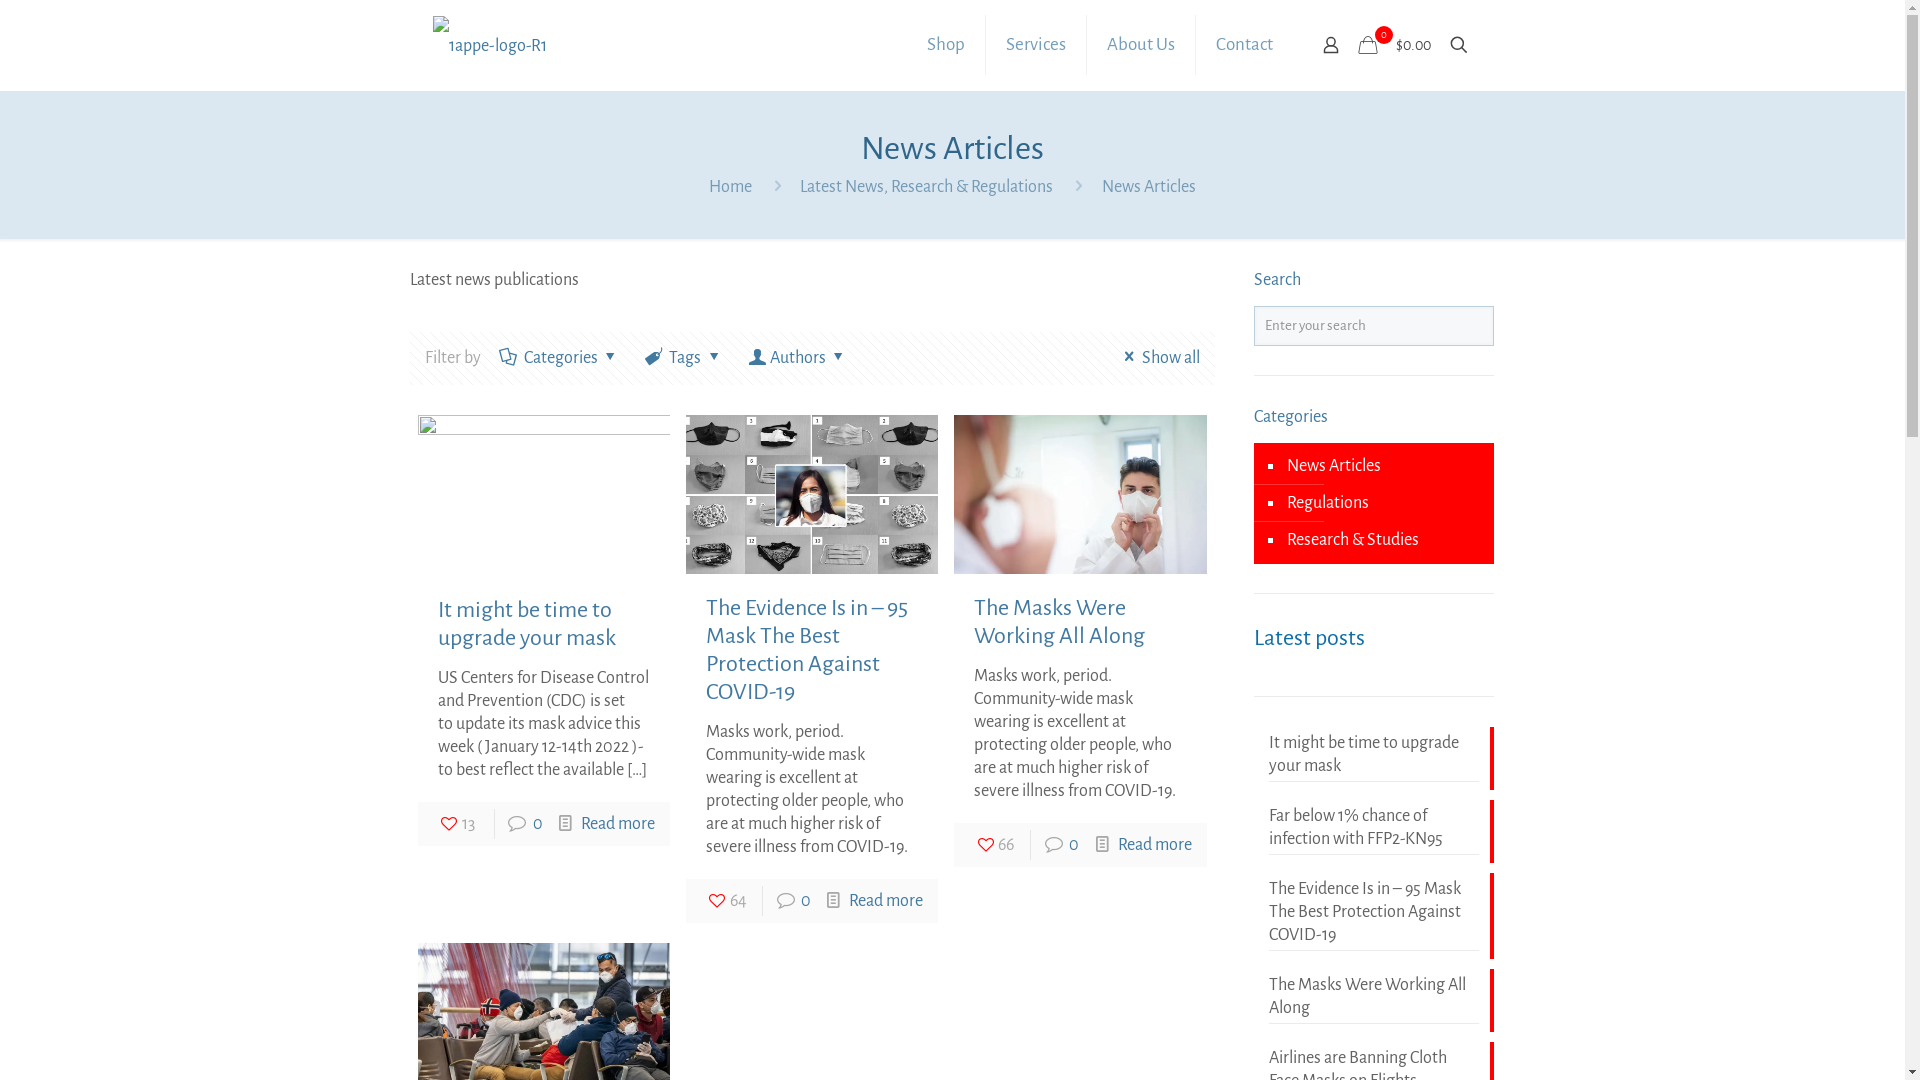 The image size is (1920, 1080). Describe the element at coordinates (685, 357) in the screenshot. I see `'Tags'` at that location.